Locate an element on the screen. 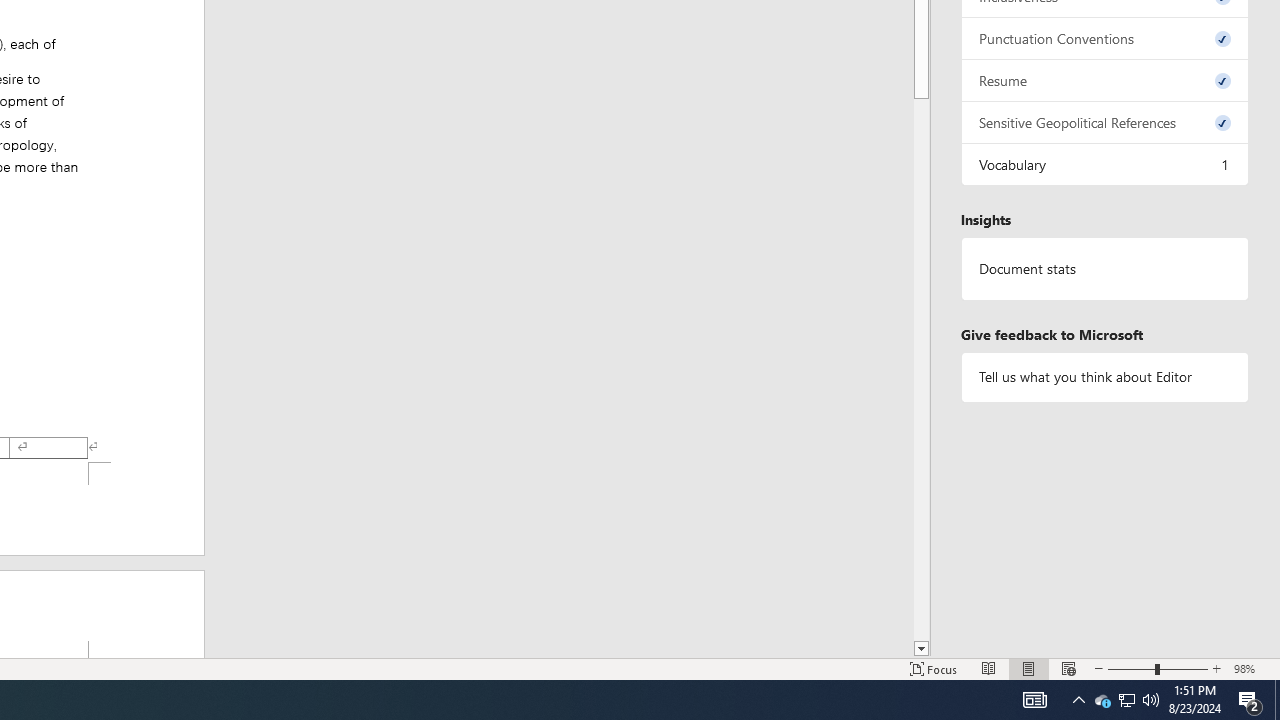  'Tell us what you think about Editor' is located at coordinates (1104, 377).